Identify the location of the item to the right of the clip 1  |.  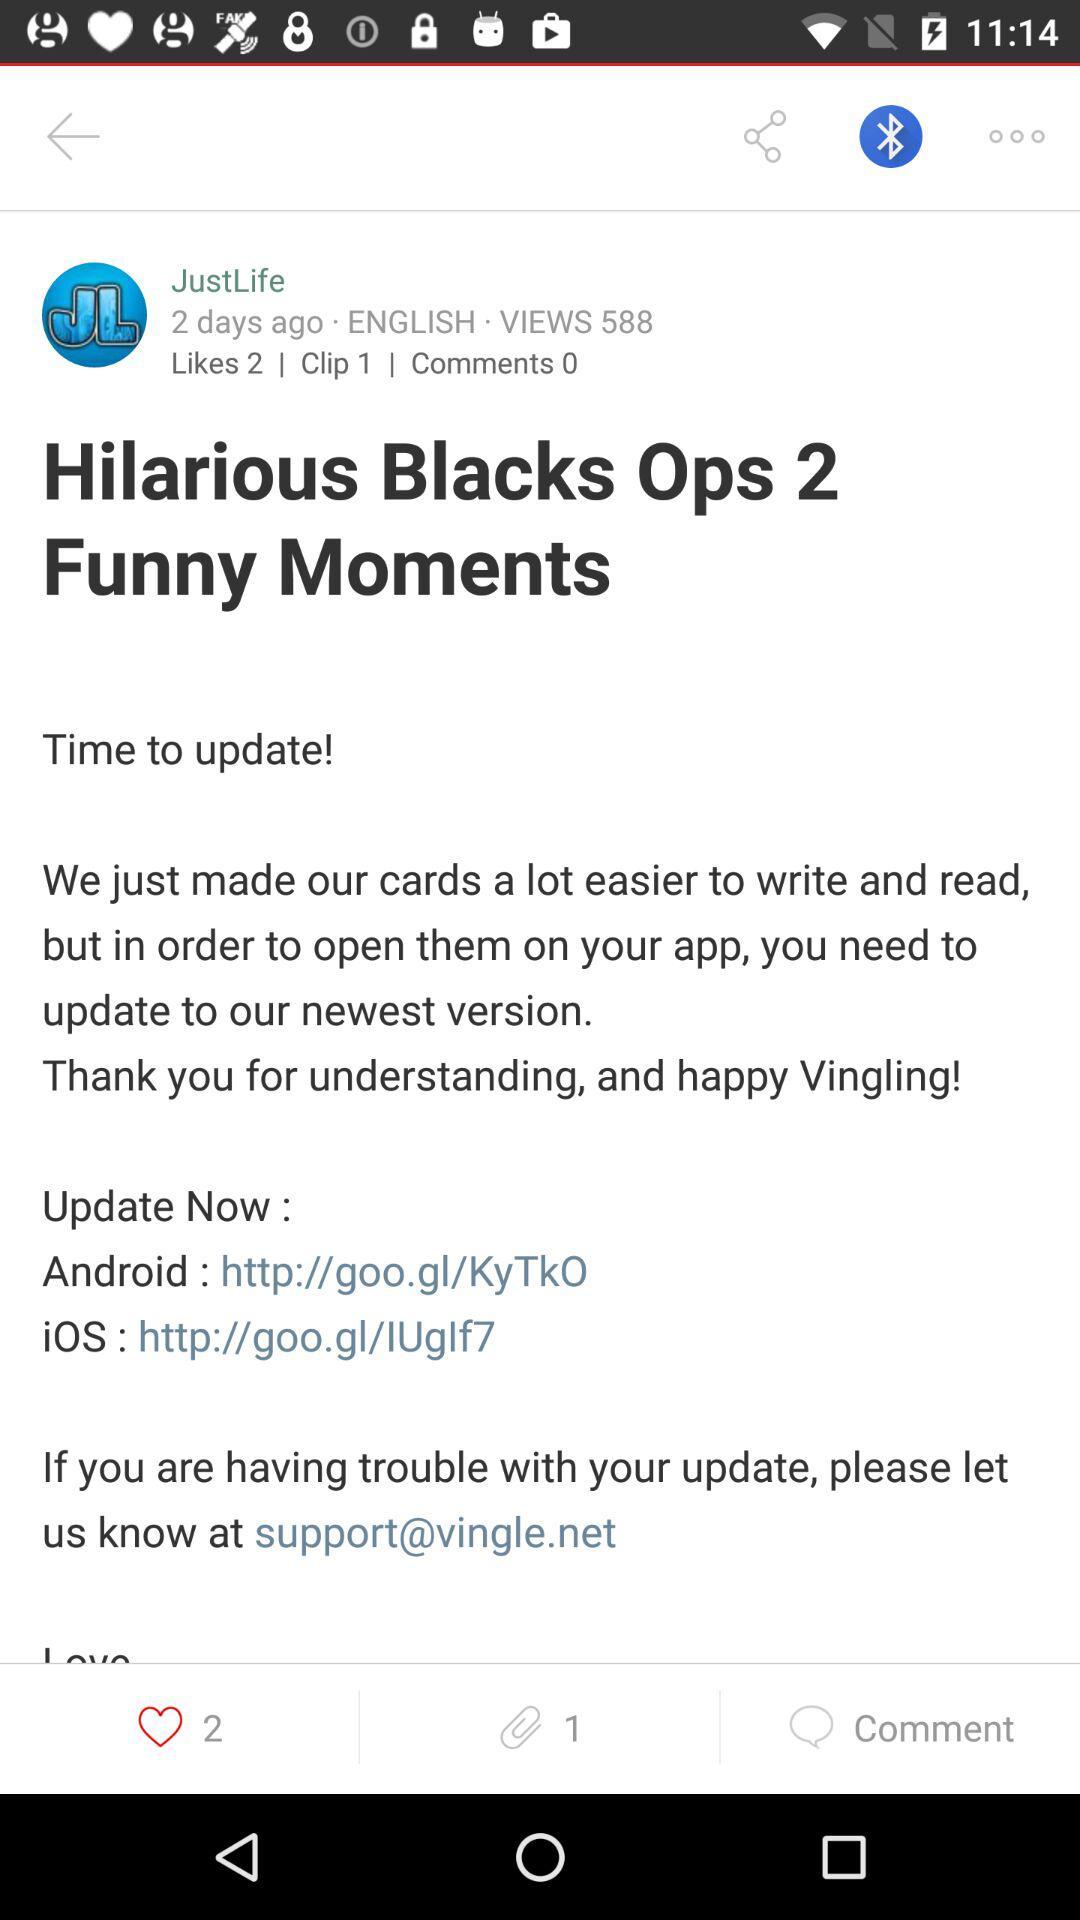
(494, 361).